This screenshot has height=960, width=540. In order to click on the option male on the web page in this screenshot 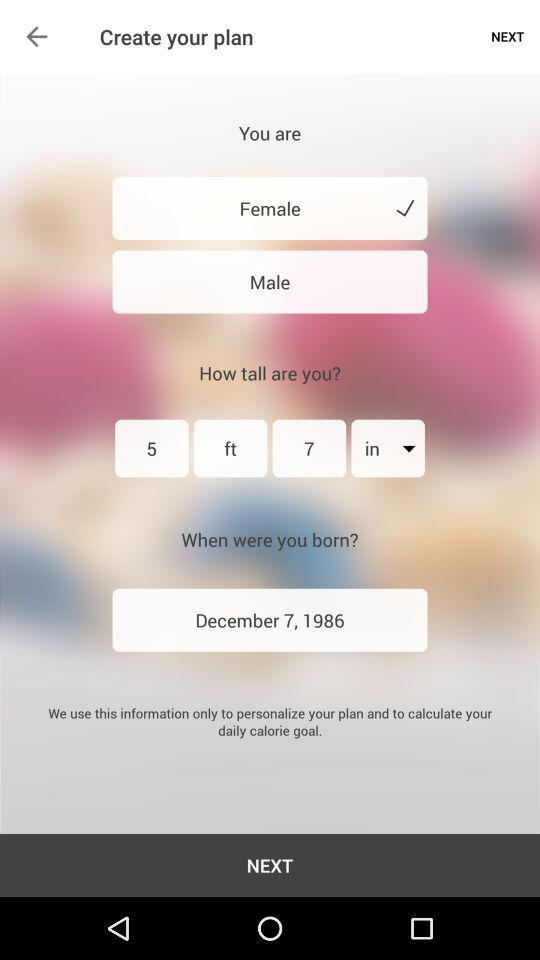, I will do `click(270, 281)`.